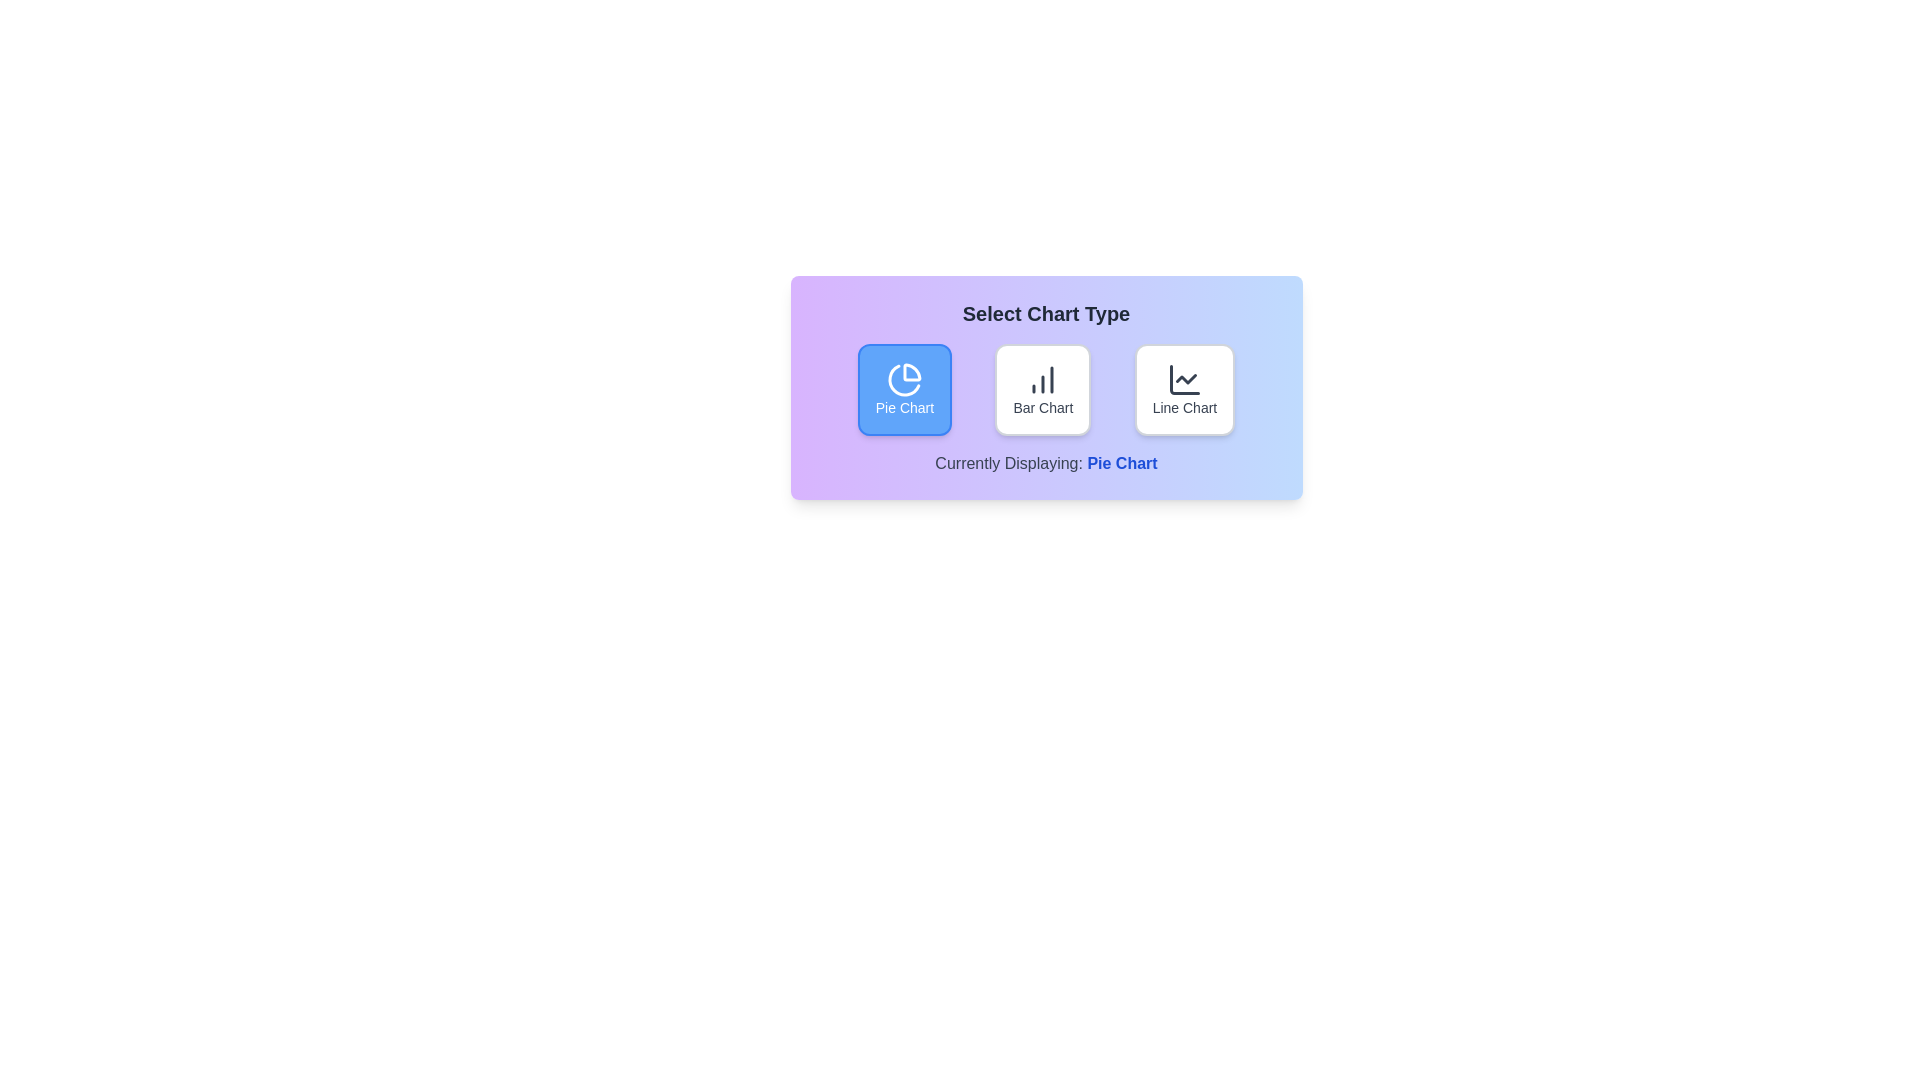 The height and width of the screenshot is (1080, 1920). What do you see at coordinates (903, 389) in the screenshot?
I see `the Pie Chart button to select the corresponding chart type` at bounding box center [903, 389].